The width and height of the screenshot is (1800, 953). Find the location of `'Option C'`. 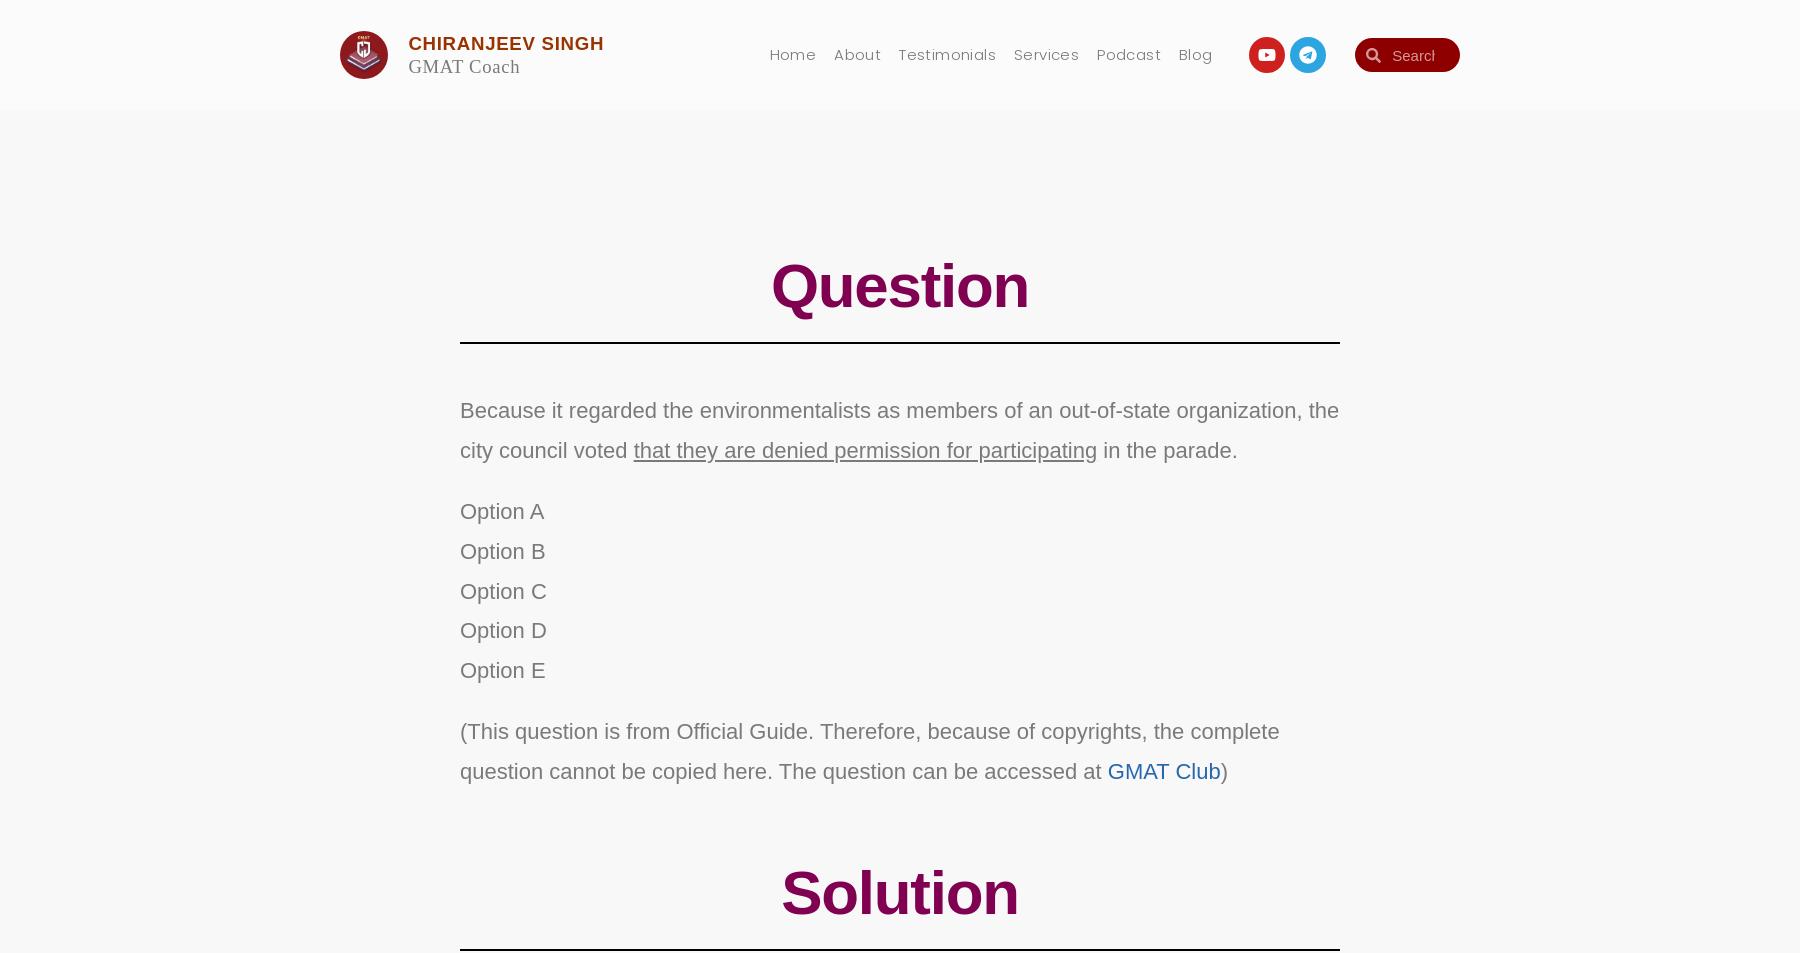

'Option C' is located at coordinates (500, 590).